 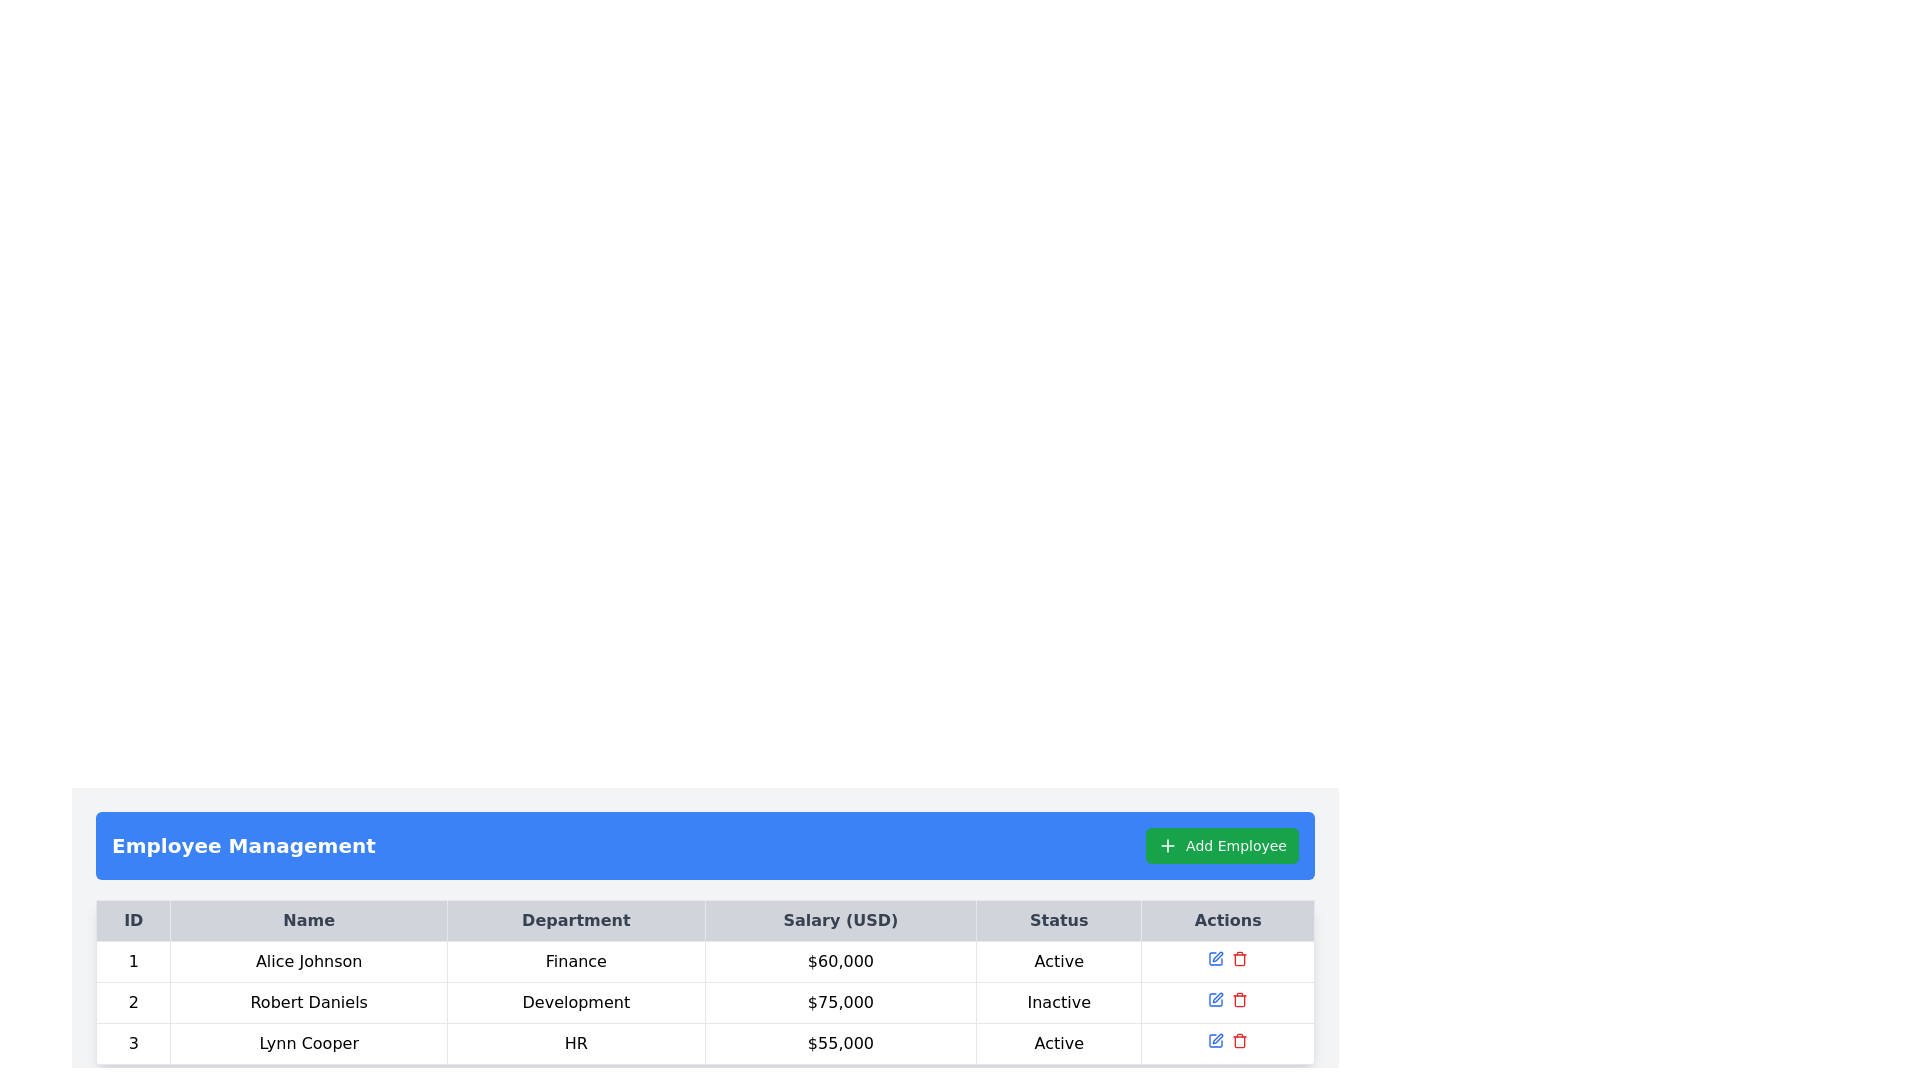 What do you see at coordinates (575, 960) in the screenshot?
I see `text from the 'Department' text field indicating 'Finance' for the individual 'Alice Johnson' in the table` at bounding box center [575, 960].